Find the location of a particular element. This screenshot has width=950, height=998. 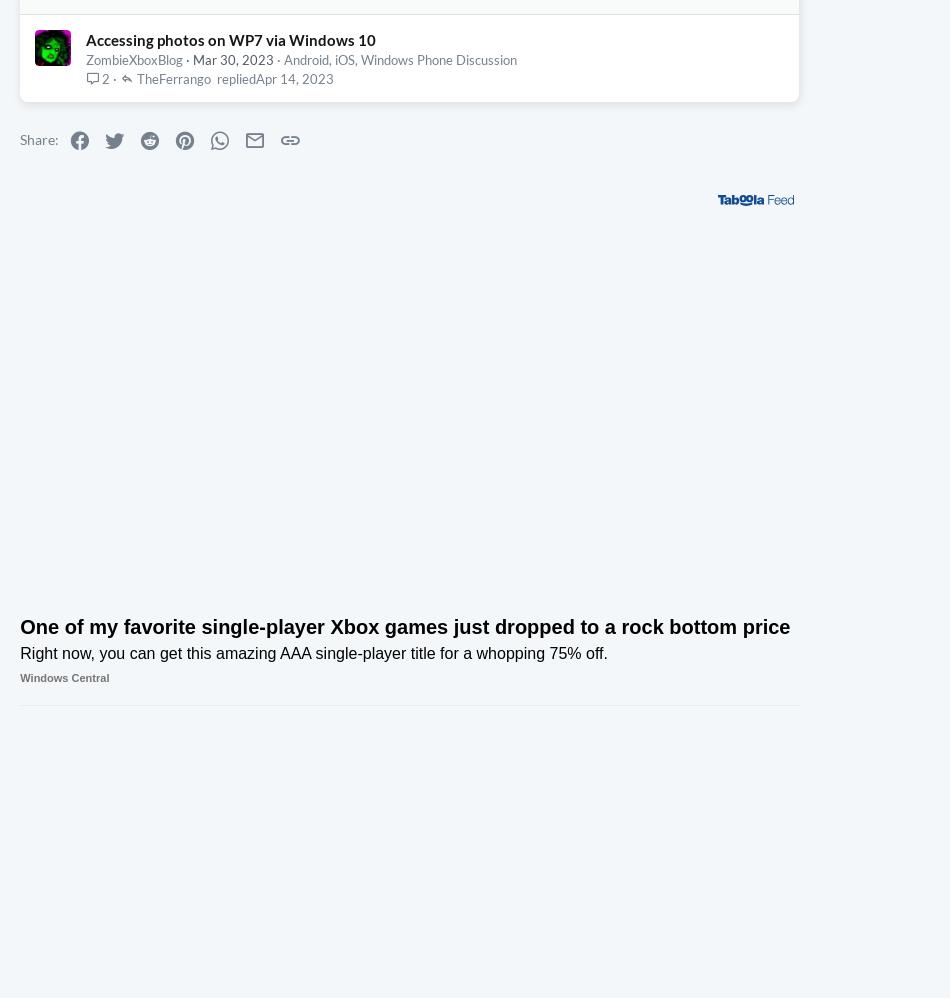

'Mar 30, 2023' is located at coordinates (233, 248).